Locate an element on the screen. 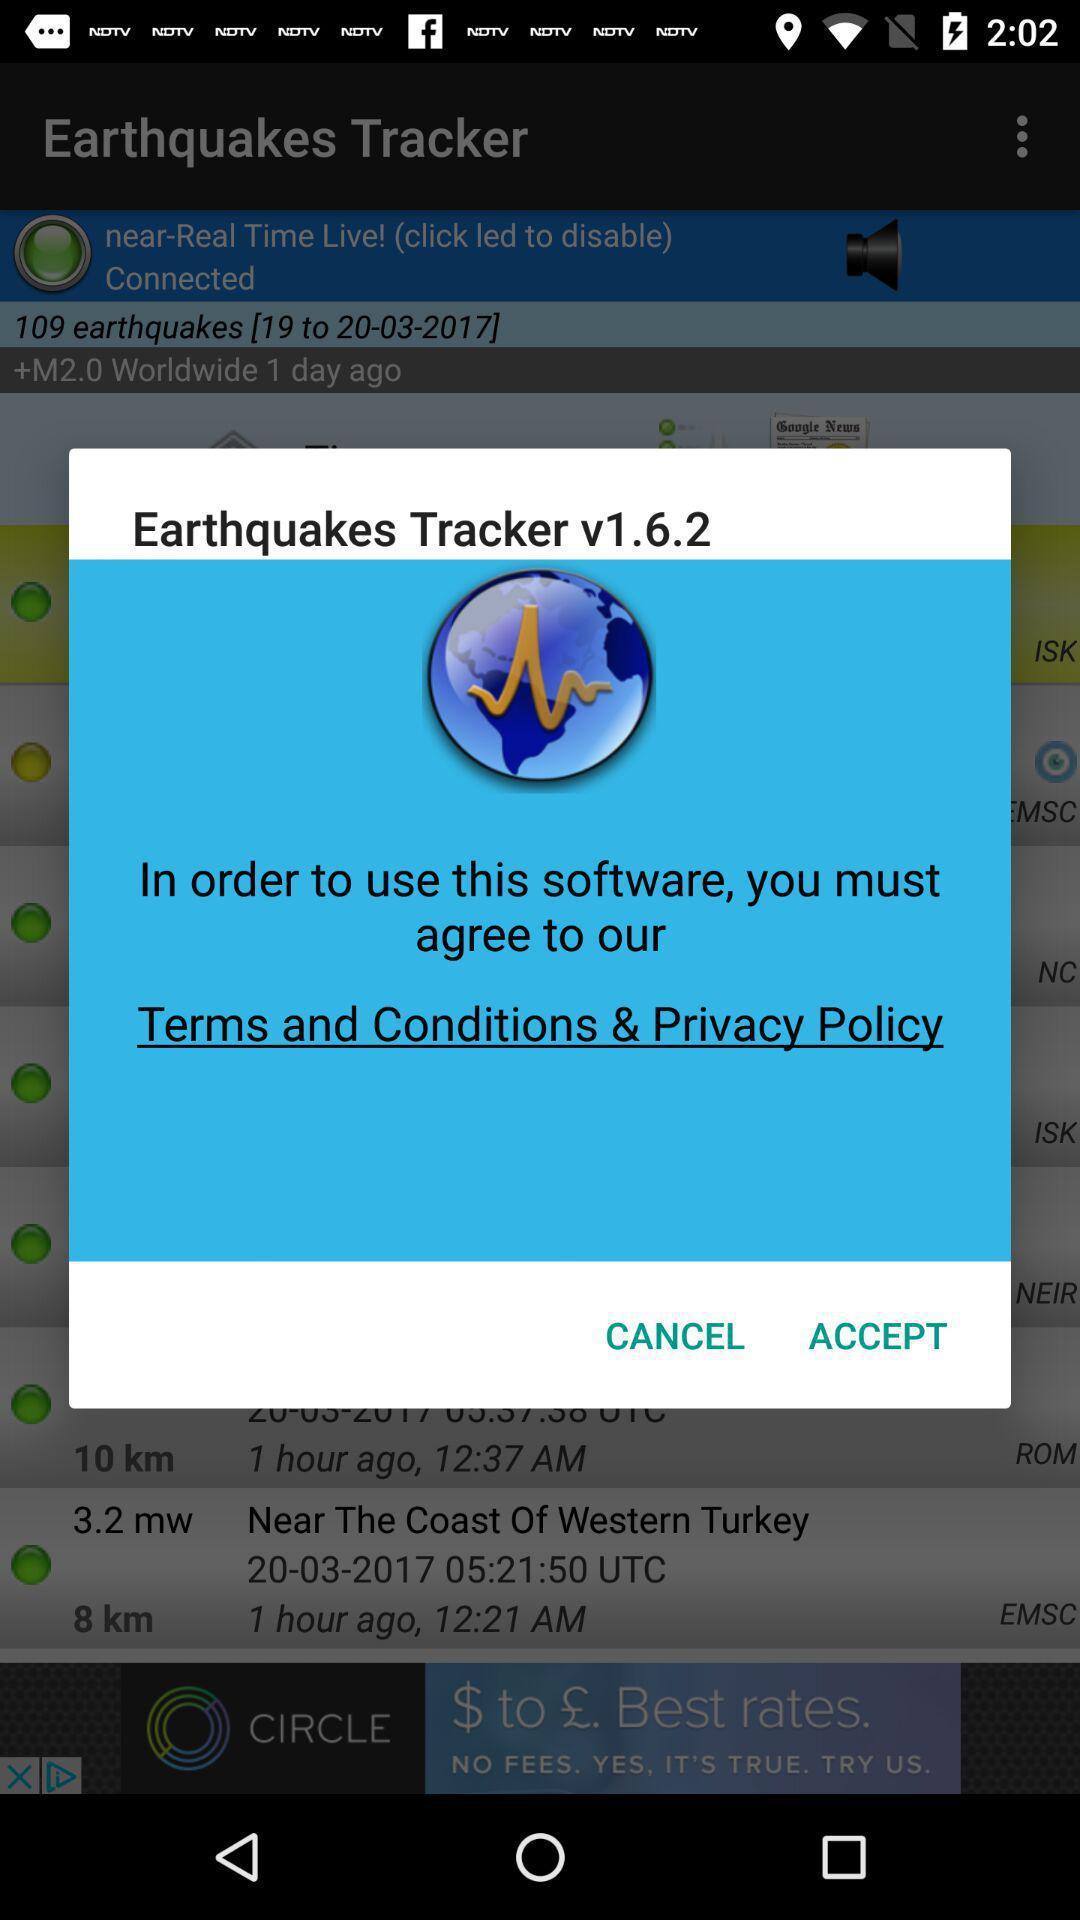  icon at the bottom right corner is located at coordinates (877, 1334).